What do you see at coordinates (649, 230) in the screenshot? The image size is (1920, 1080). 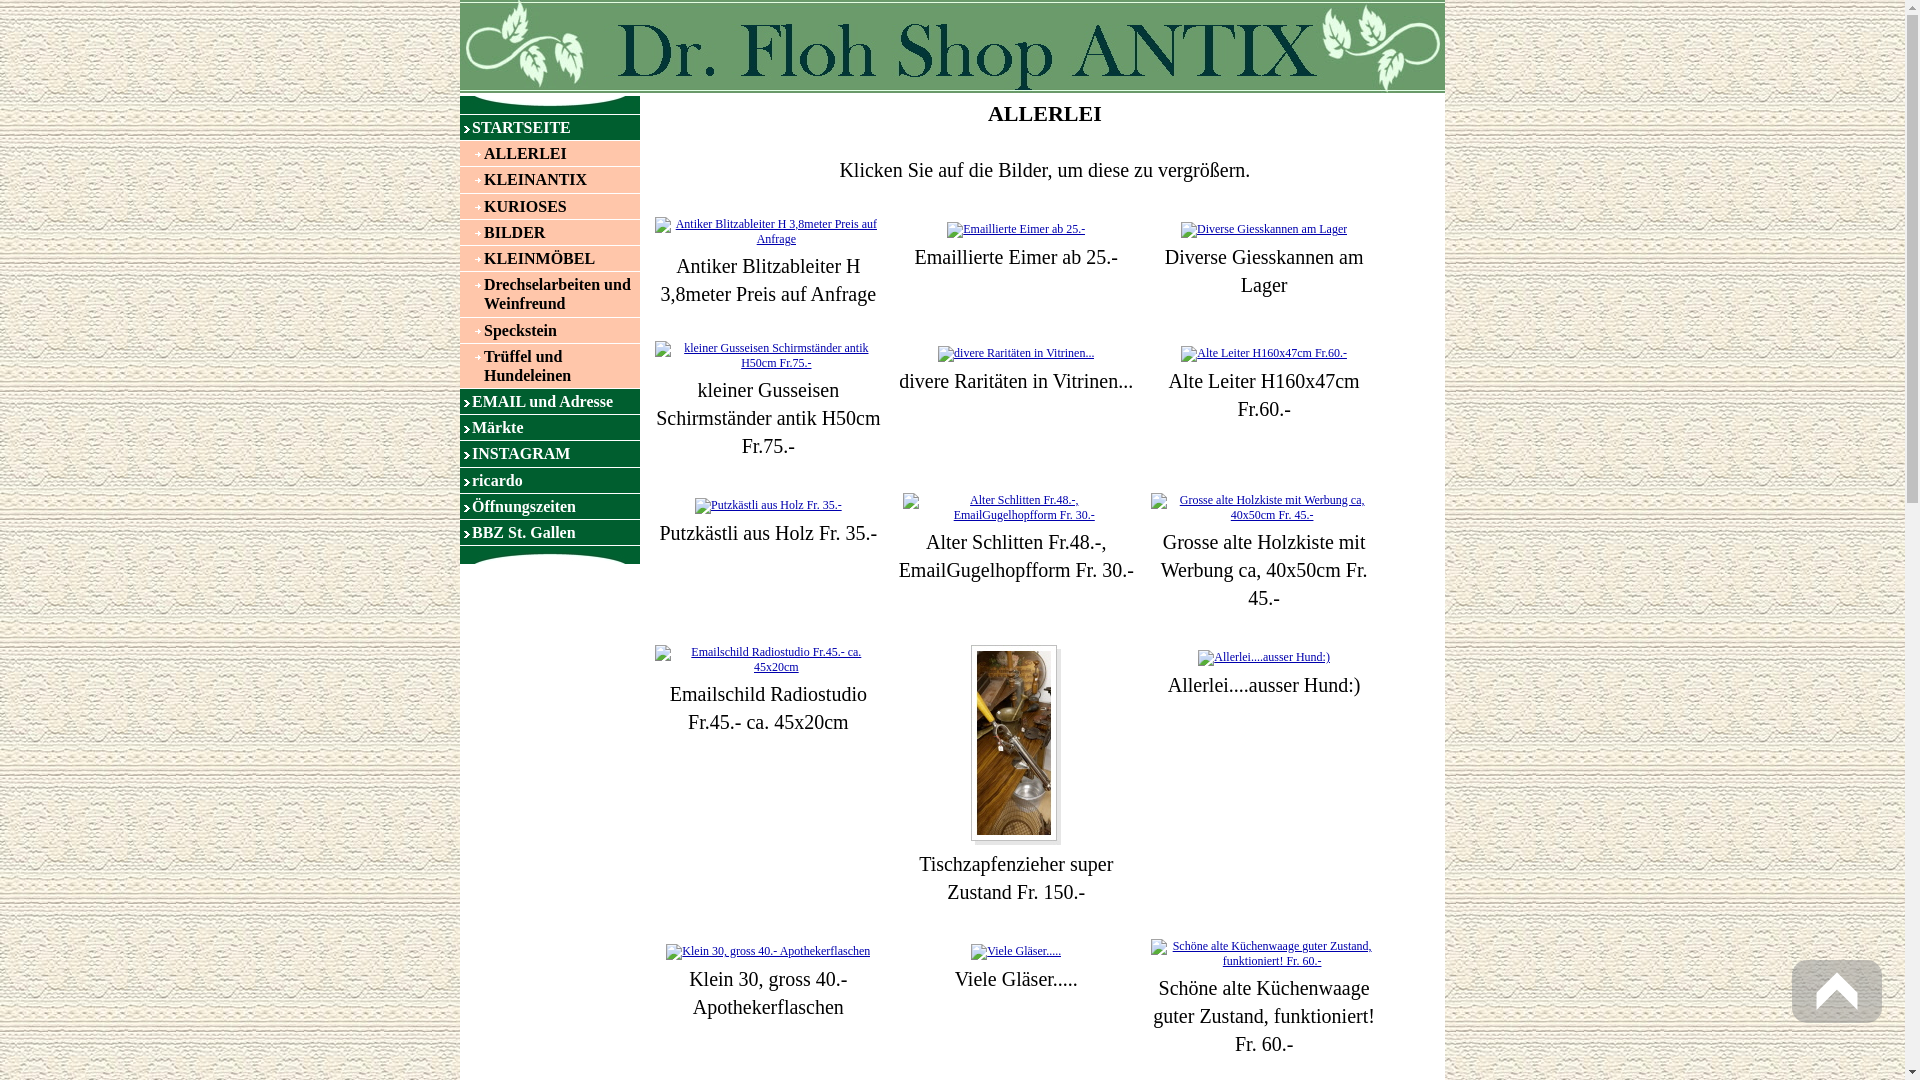 I see `'Antiker Blitzableiter H 3,8meter Preis auf Anfrage'` at bounding box center [649, 230].